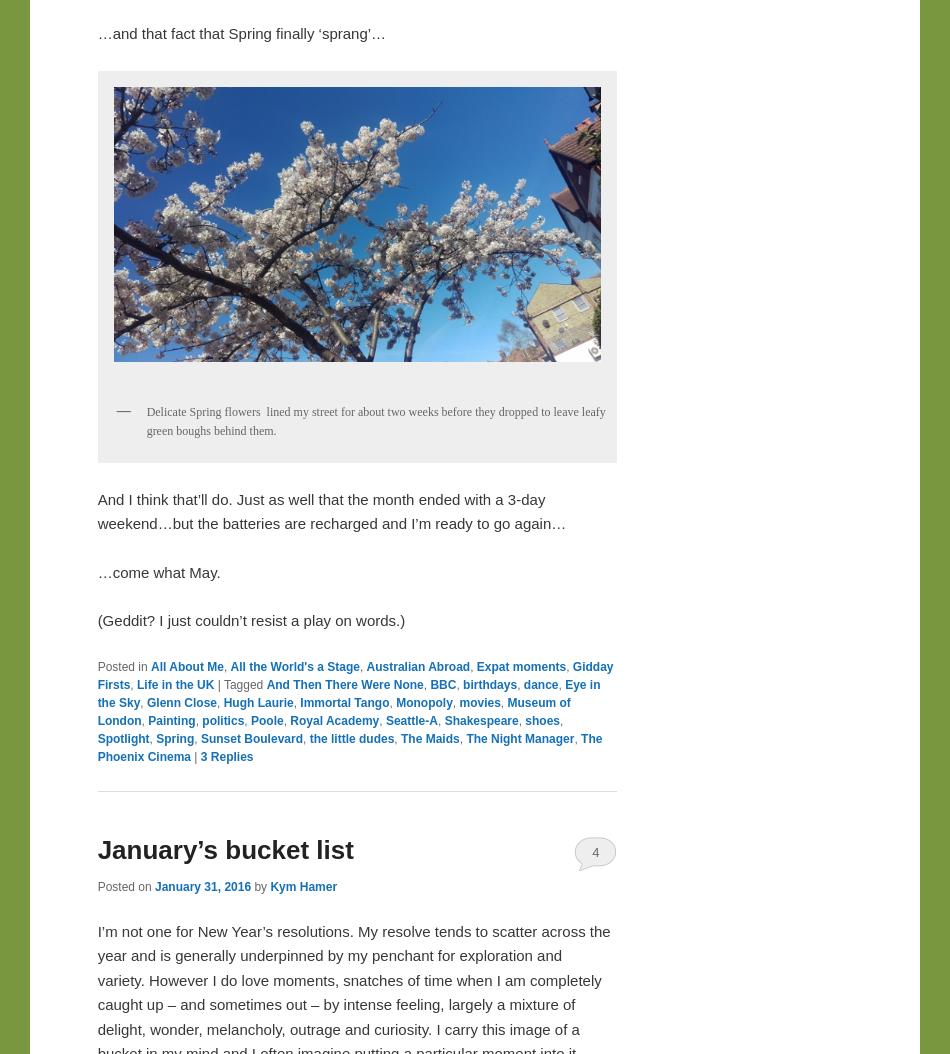 This screenshot has width=950, height=1054. I want to click on '…and that fact that Spring finally ‘sprang’…', so click(240, 33).